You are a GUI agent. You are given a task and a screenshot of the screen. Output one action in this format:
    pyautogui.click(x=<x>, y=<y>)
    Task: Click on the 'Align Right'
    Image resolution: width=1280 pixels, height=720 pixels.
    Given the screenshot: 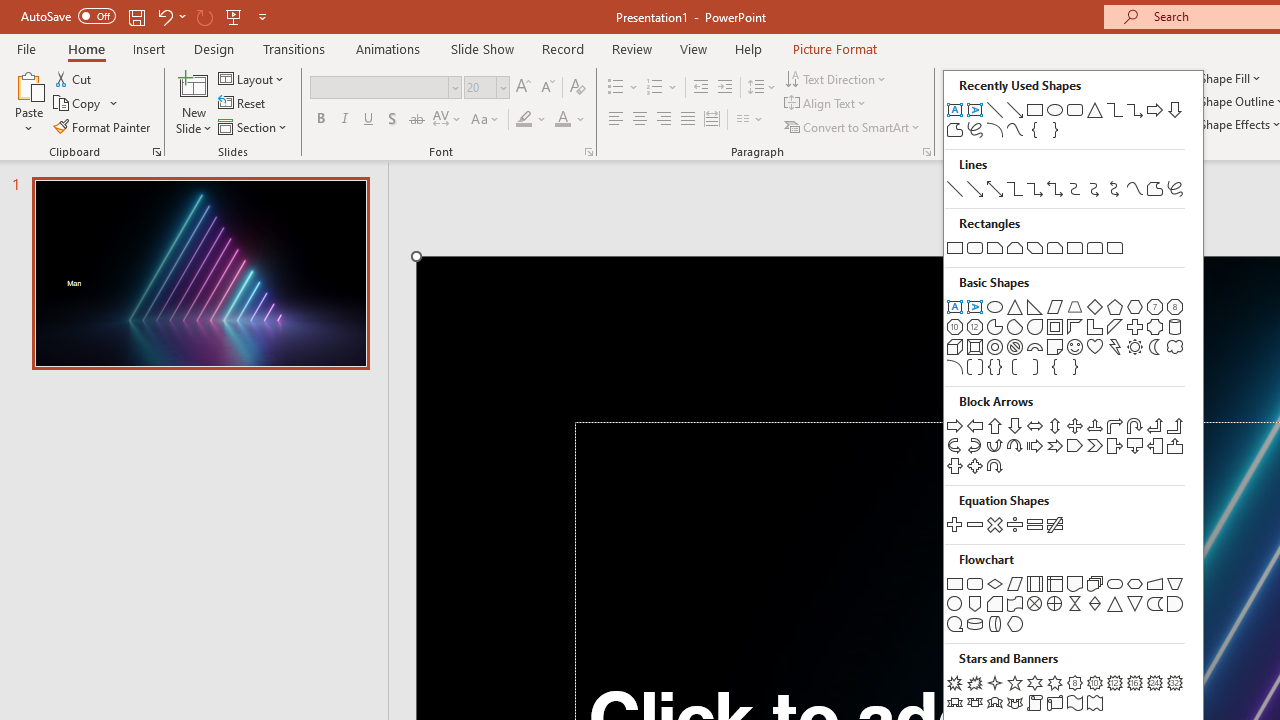 What is the action you would take?
    pyautogui.click(x=663, y=119)
    